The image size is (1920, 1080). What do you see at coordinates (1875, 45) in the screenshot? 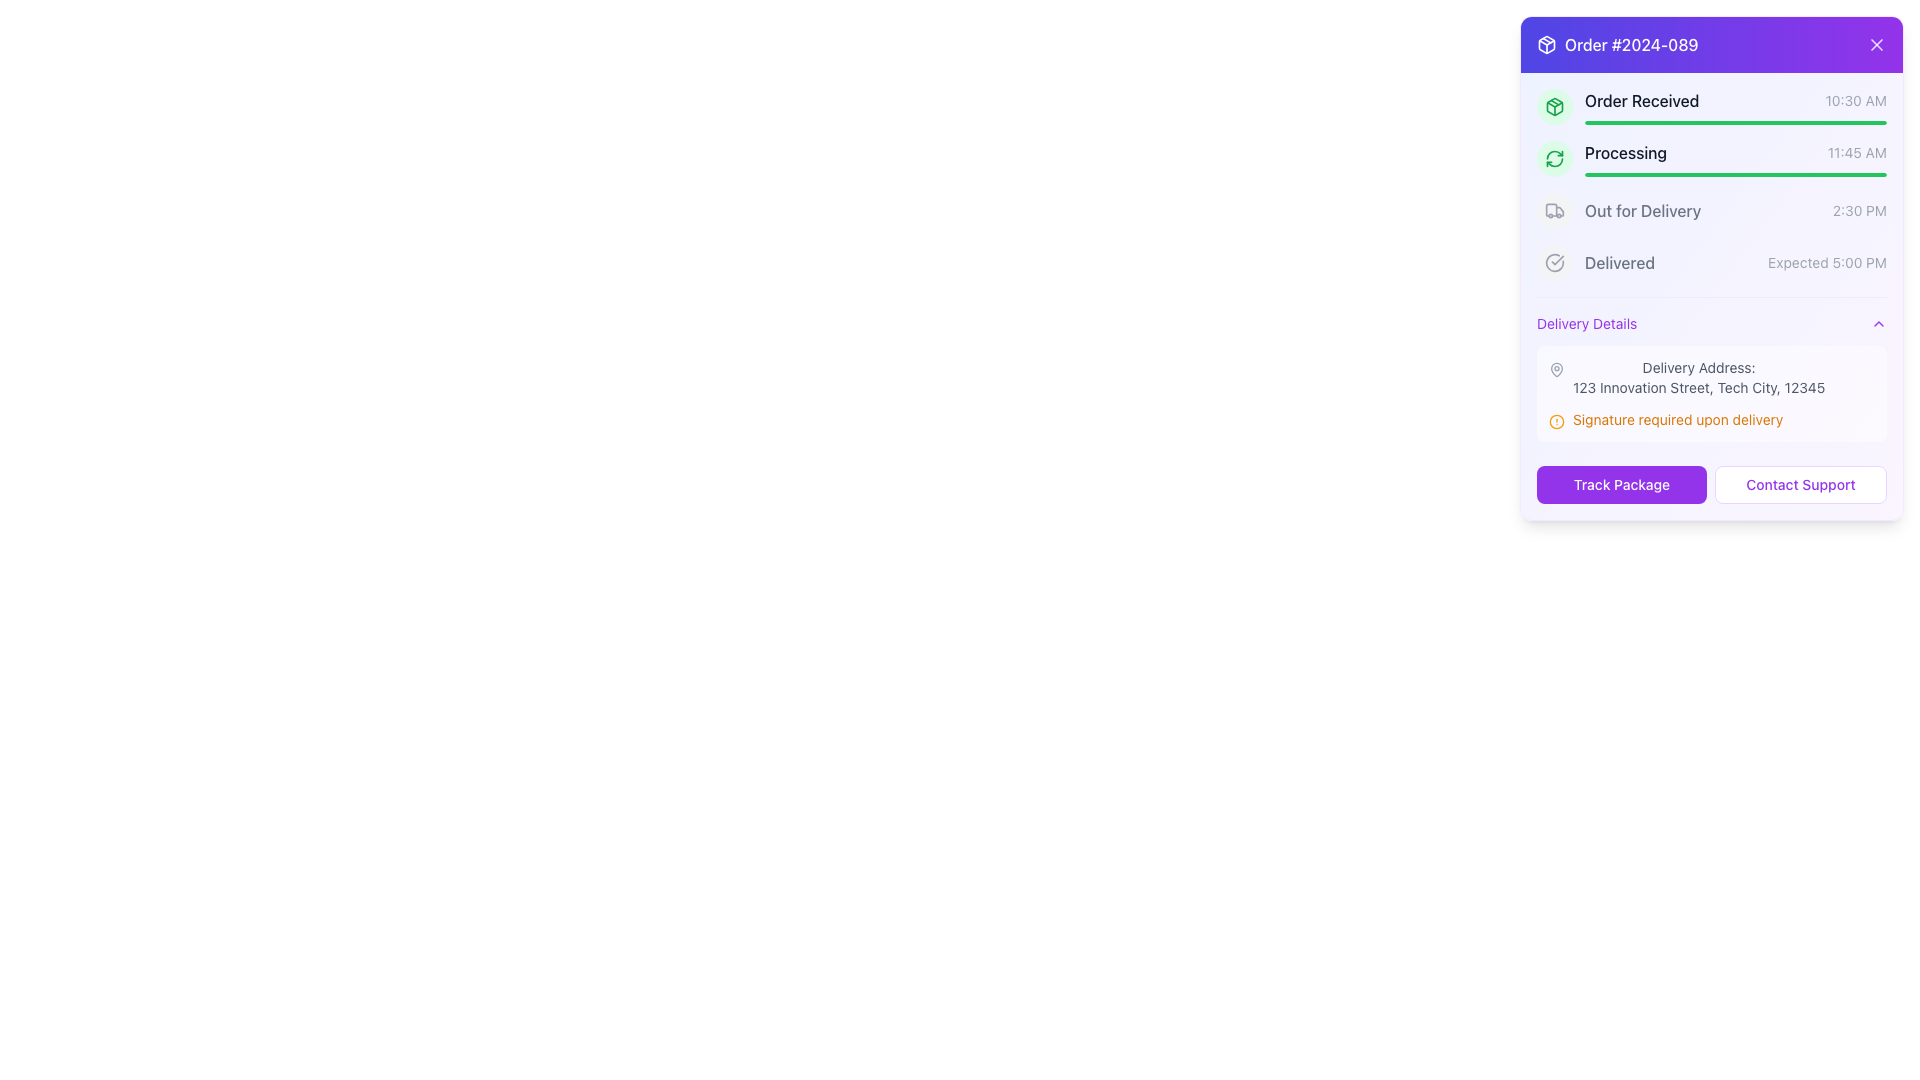
I see `the close/dismiss button located in the top-right corner of the purple header bar, next to the text 'Order #2024-089'` at bounding box center [1875, 45].